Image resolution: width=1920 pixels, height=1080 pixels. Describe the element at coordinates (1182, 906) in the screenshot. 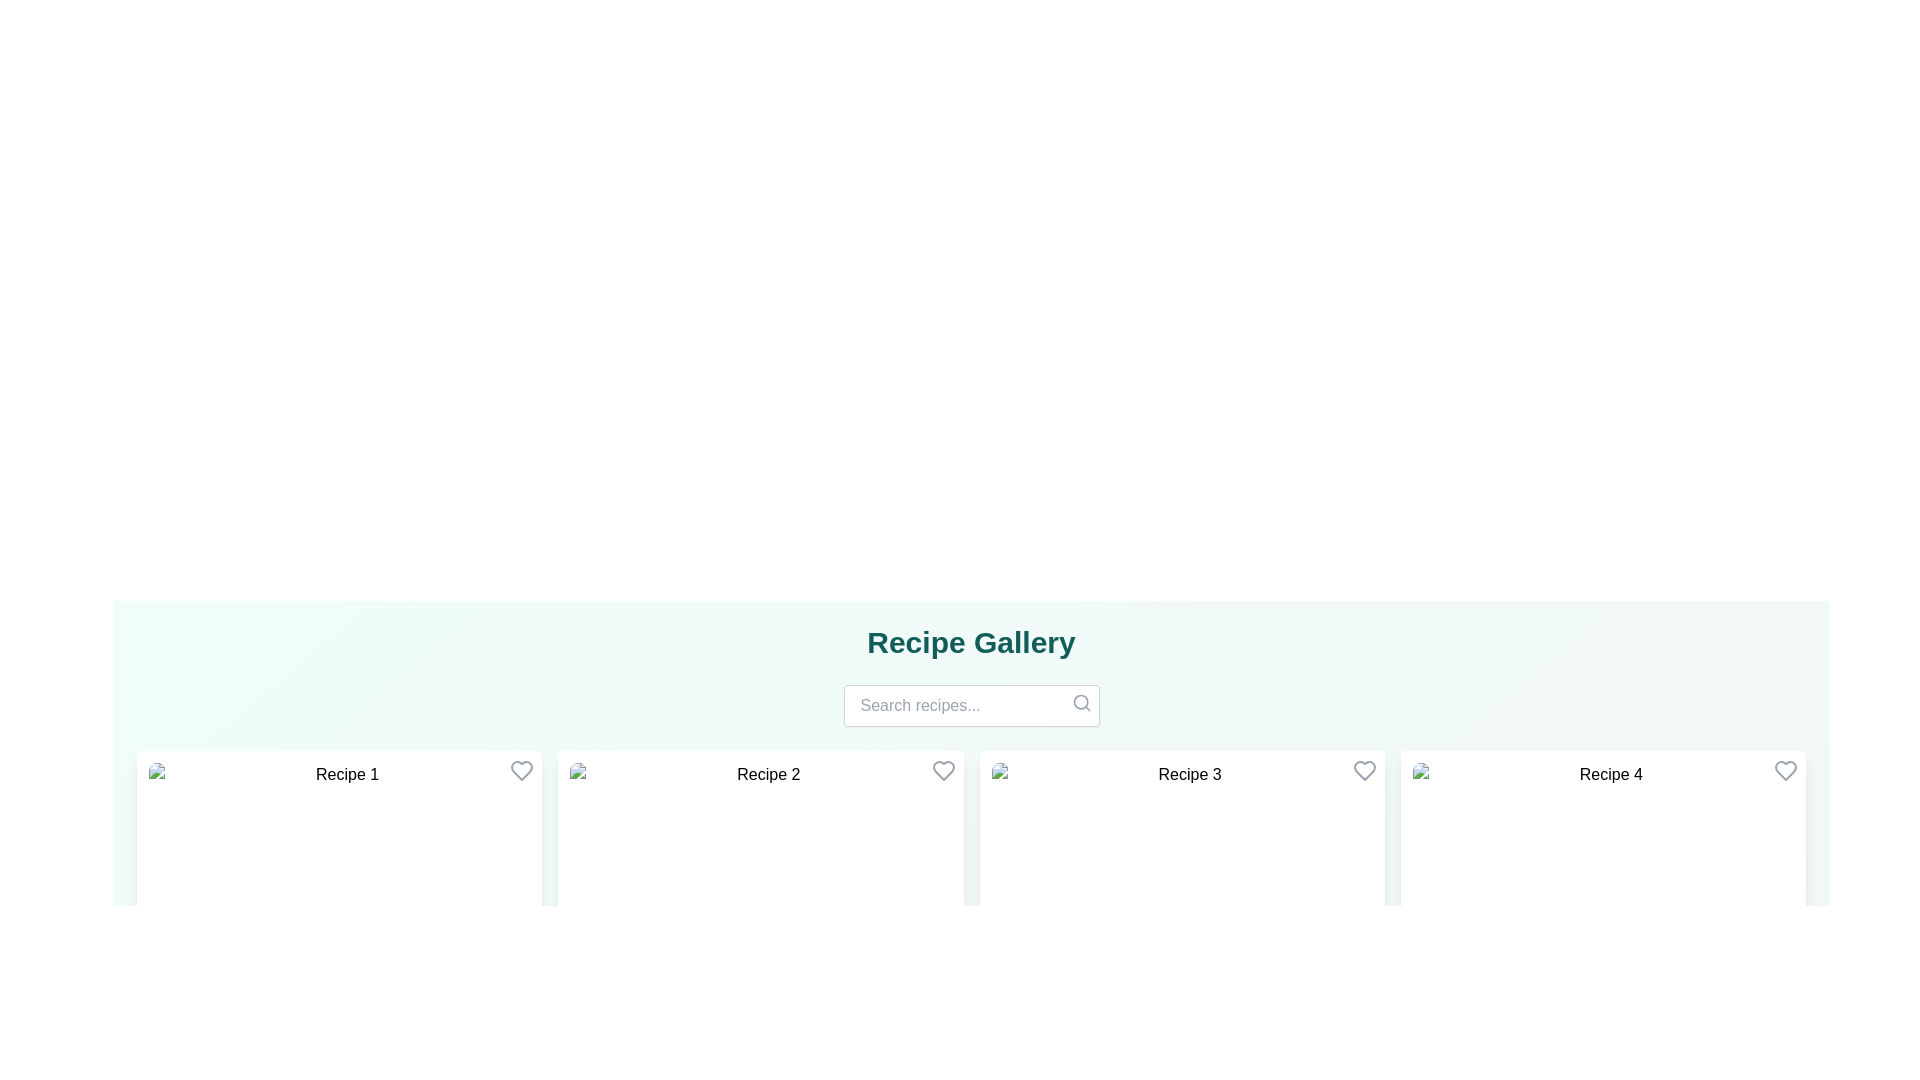

I see `the 'Recipe 3' card, which is a rectangular card with a white background and rounded corners, featuring a bold title and a prominent 'View Recipe' button at the bottom` at that location.